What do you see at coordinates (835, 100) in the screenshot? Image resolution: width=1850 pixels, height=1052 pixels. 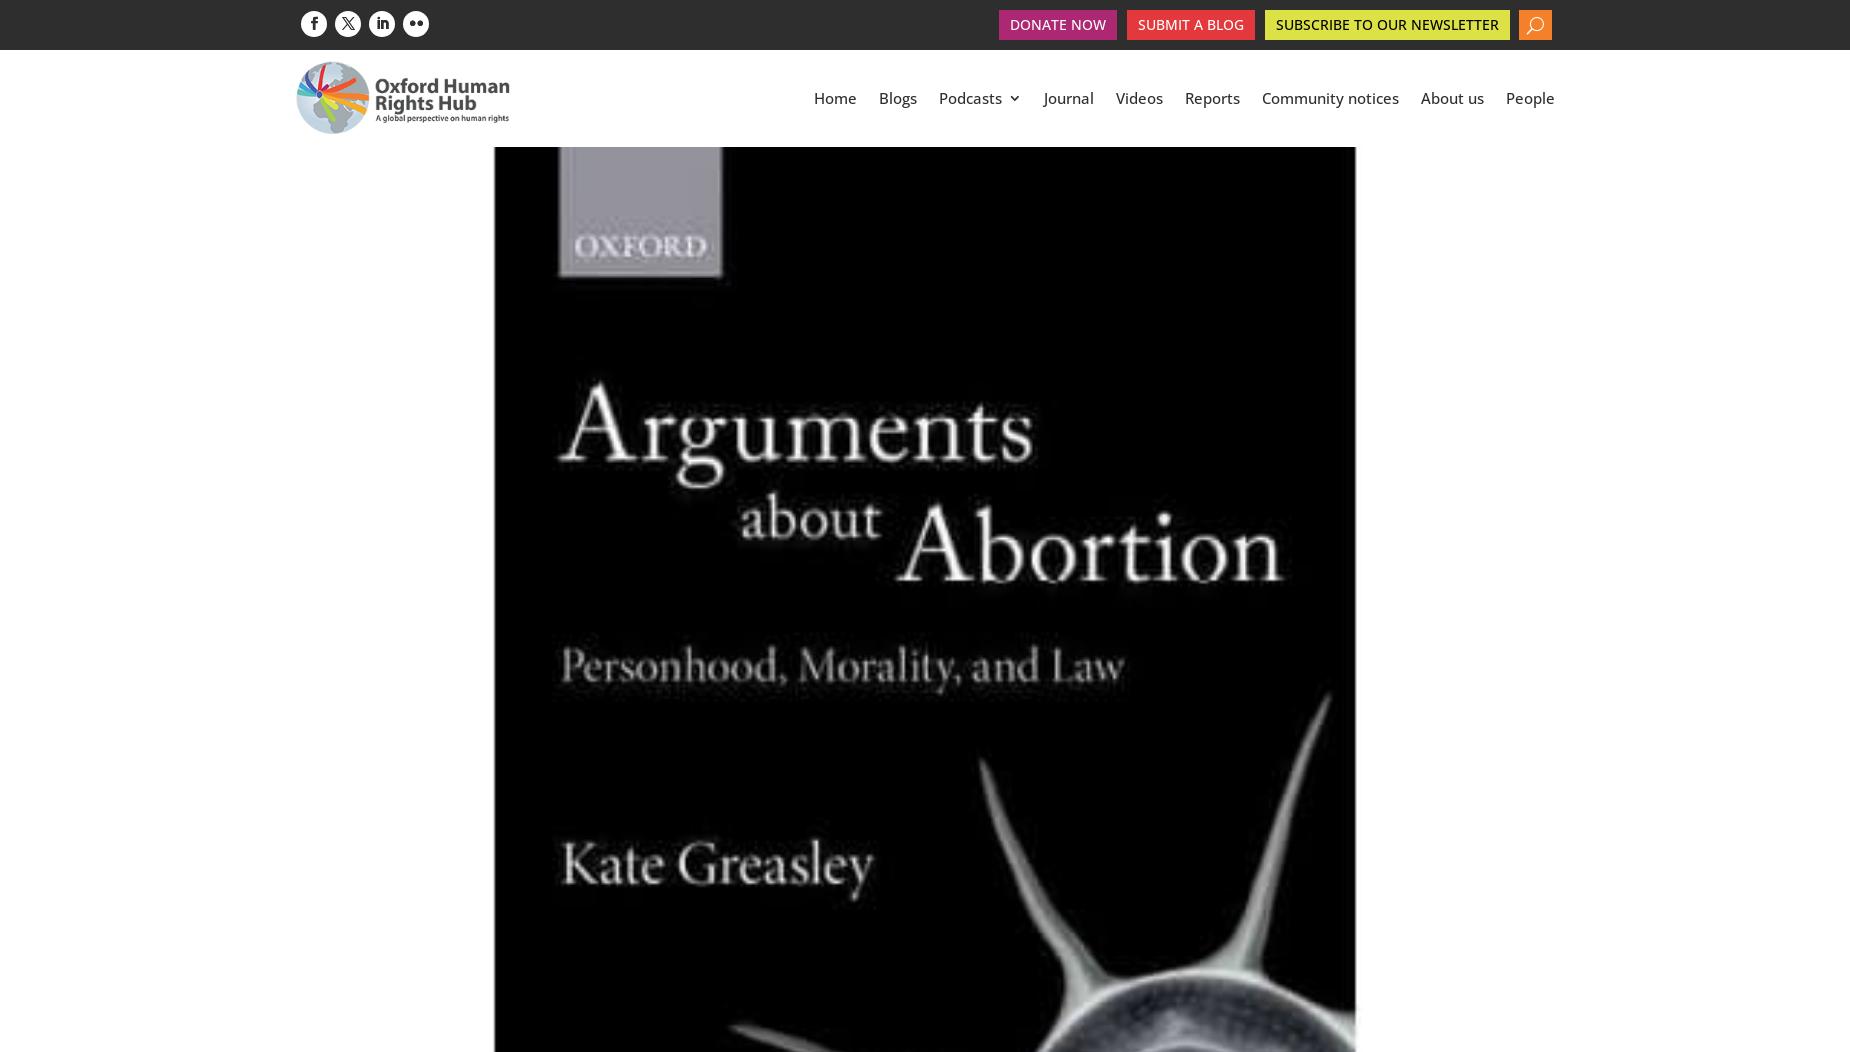 I see `'Home'` at bounding box center [835, 100].